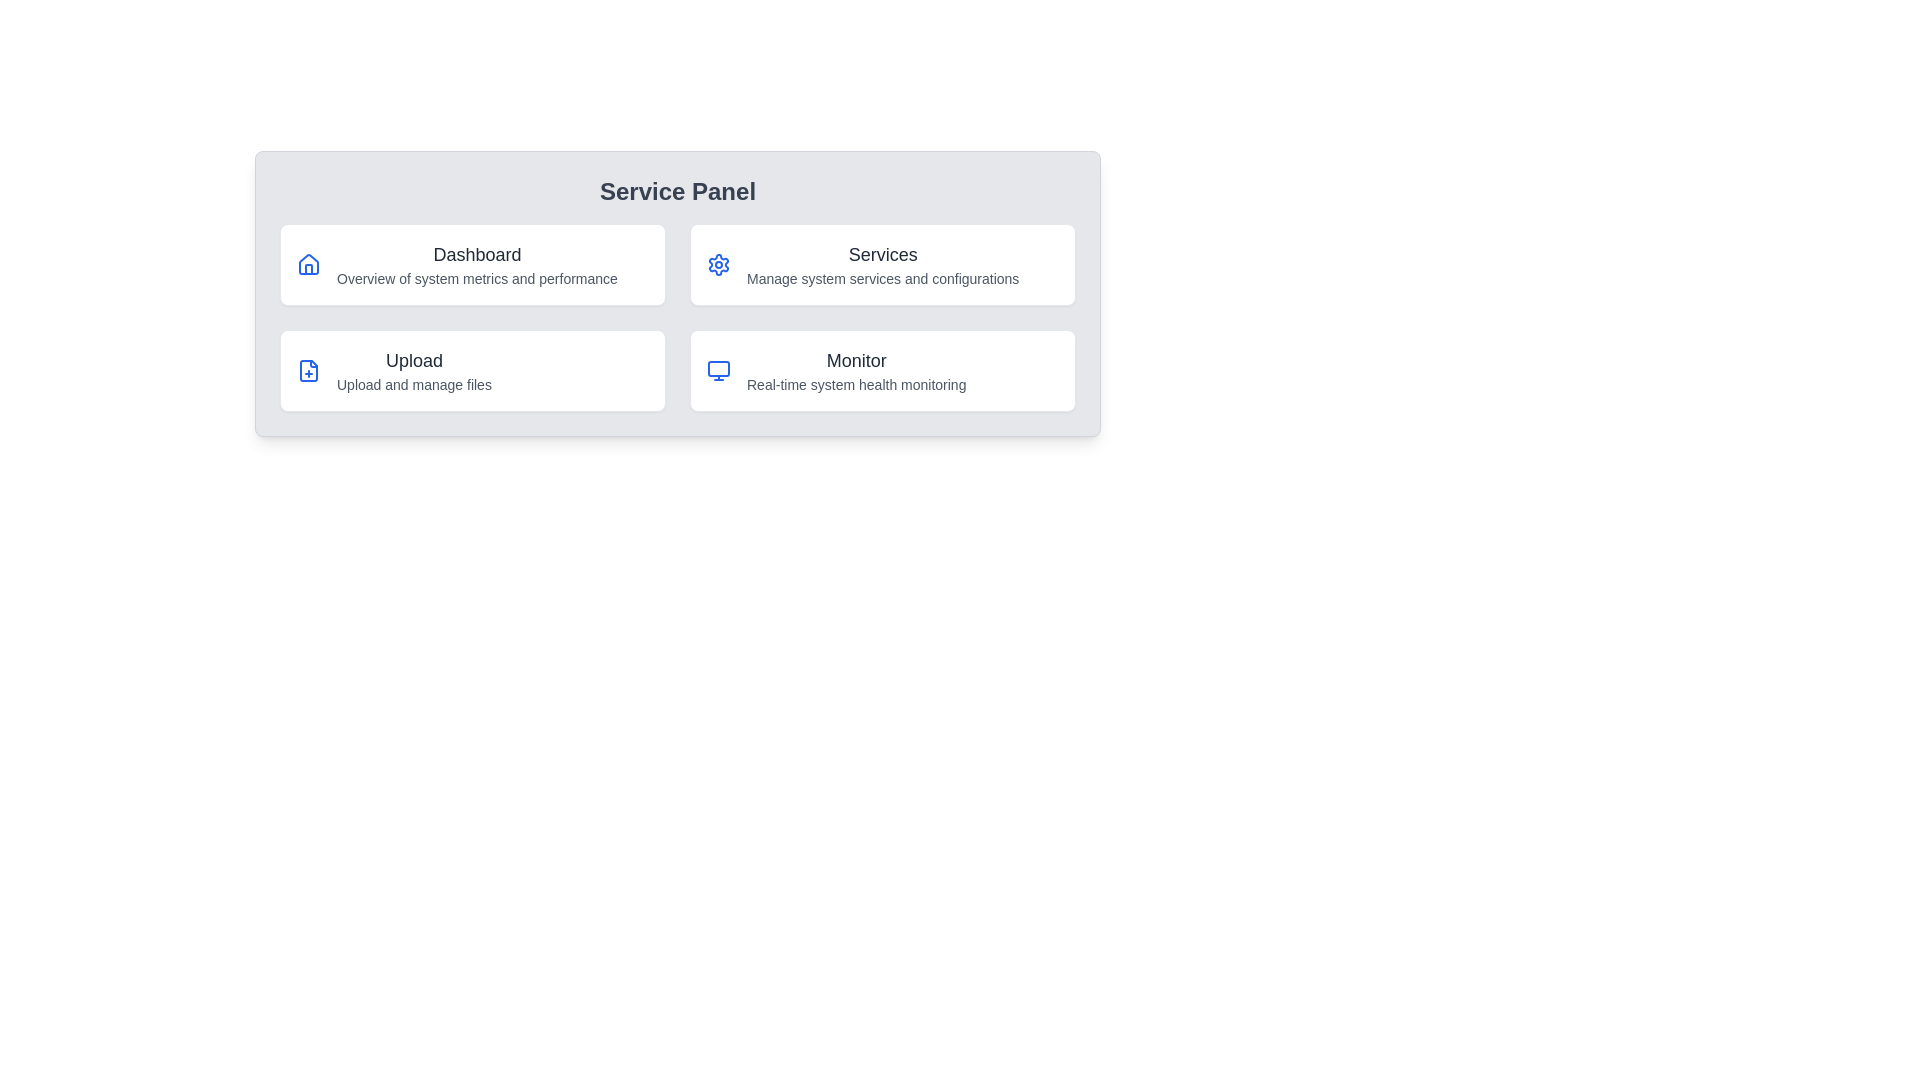 The image size is (1920, 1080). What do you see at coordinates (882, 264) in the screenshot?
I see `text block titled 'Services' which describes managing system services and configurations, located in the upper-right section of the panel` at bounding box center [882, 264].